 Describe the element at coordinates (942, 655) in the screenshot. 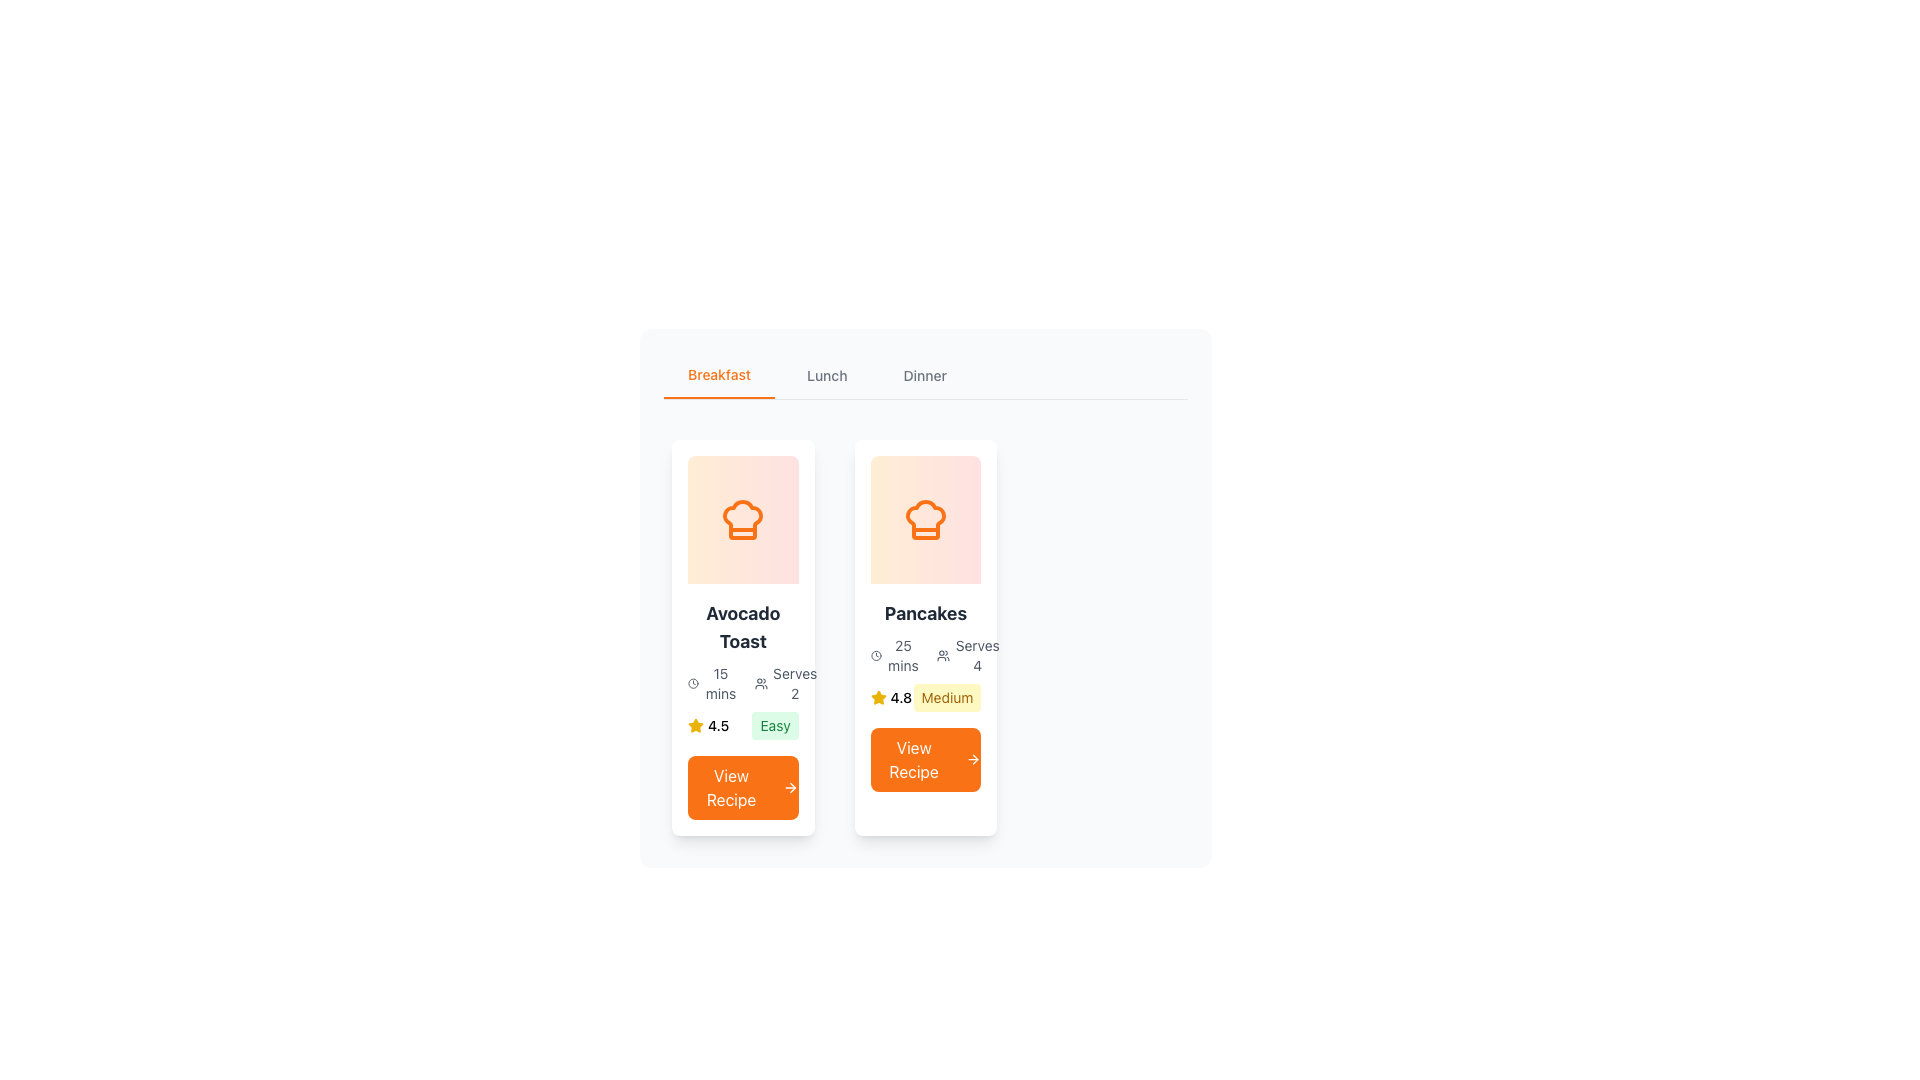

I see `the icon depicting a group of people, which is part of the 'Serves 4' component located near the text 'Serves 4'` at that location.